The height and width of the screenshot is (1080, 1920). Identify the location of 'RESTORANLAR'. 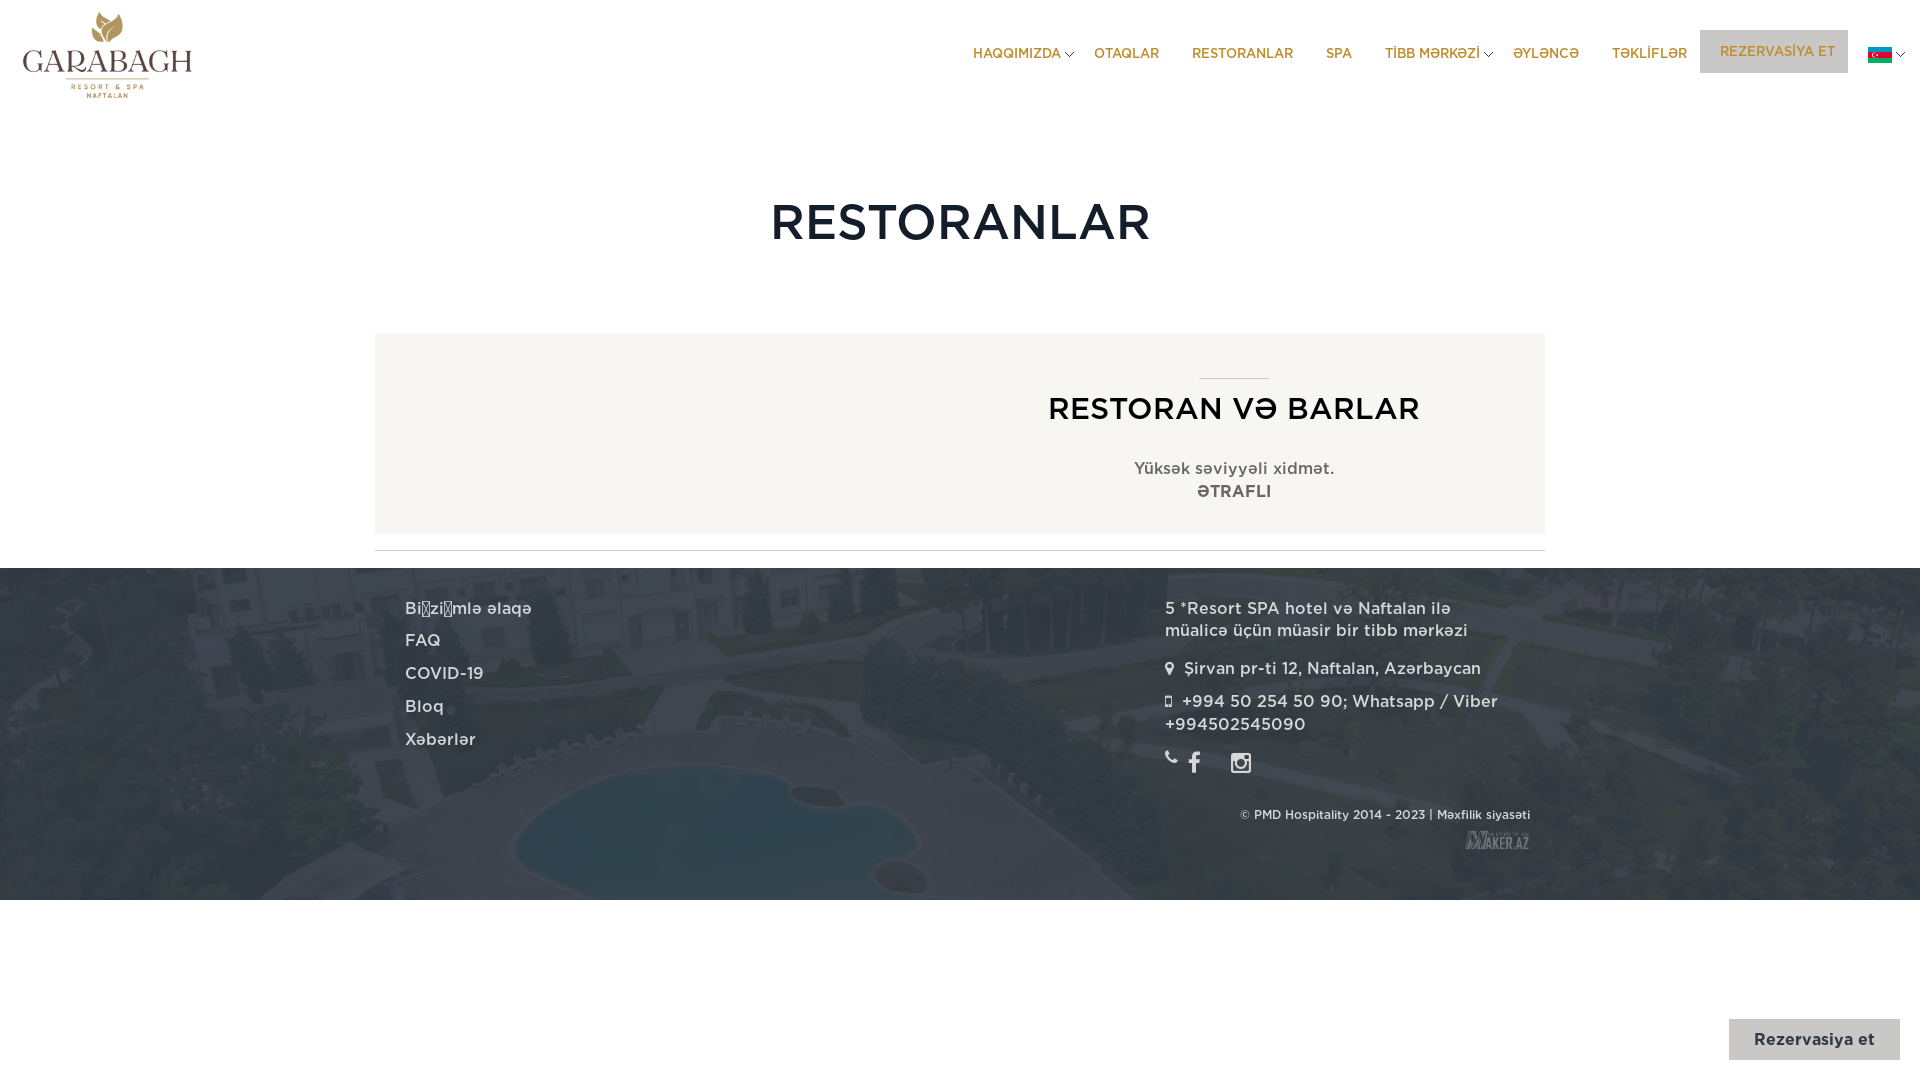
(1237, 53).